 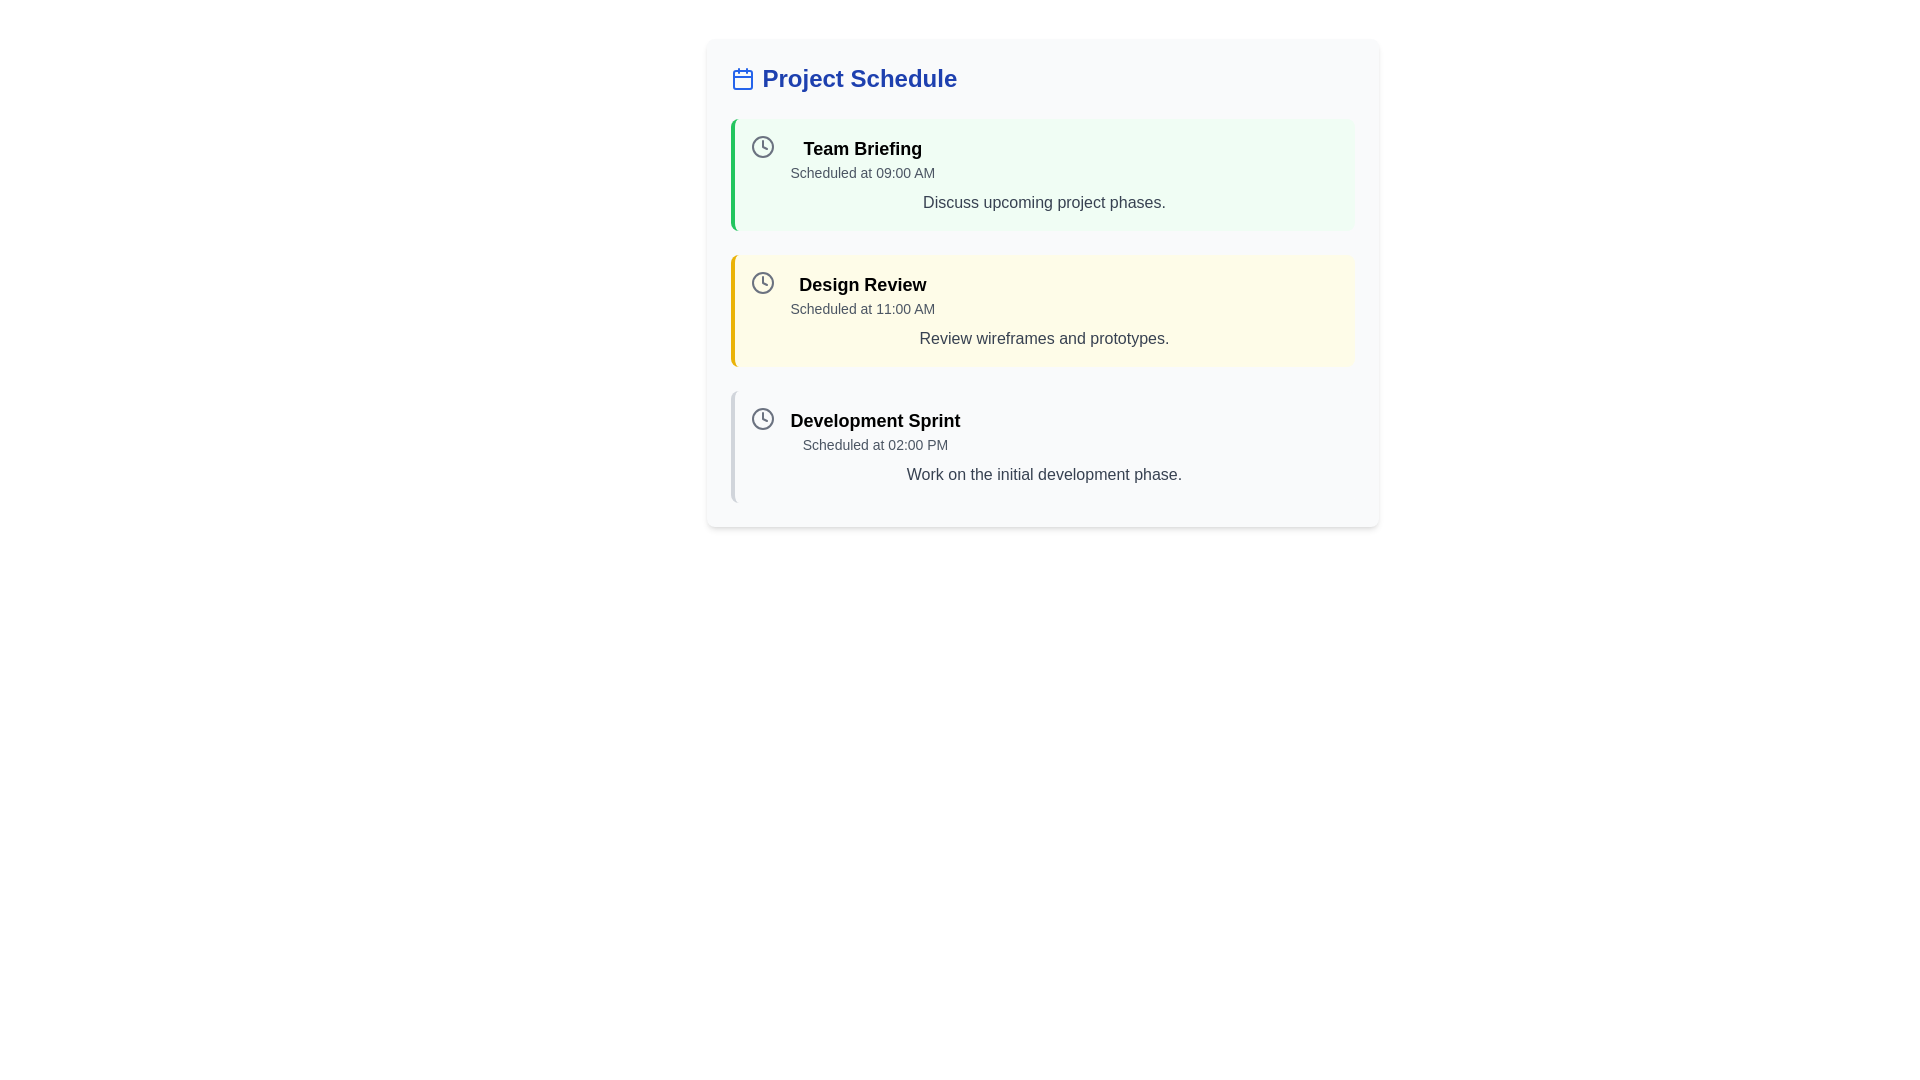 What do you see at coordinates (862, 294) in the screenshot?
I see `text displayed for the scheduled meeting or event titled 'Design Review' at '11:00 AM', which is the second entry in the 'Project Schedule' list` at bounding box center [862, 294].